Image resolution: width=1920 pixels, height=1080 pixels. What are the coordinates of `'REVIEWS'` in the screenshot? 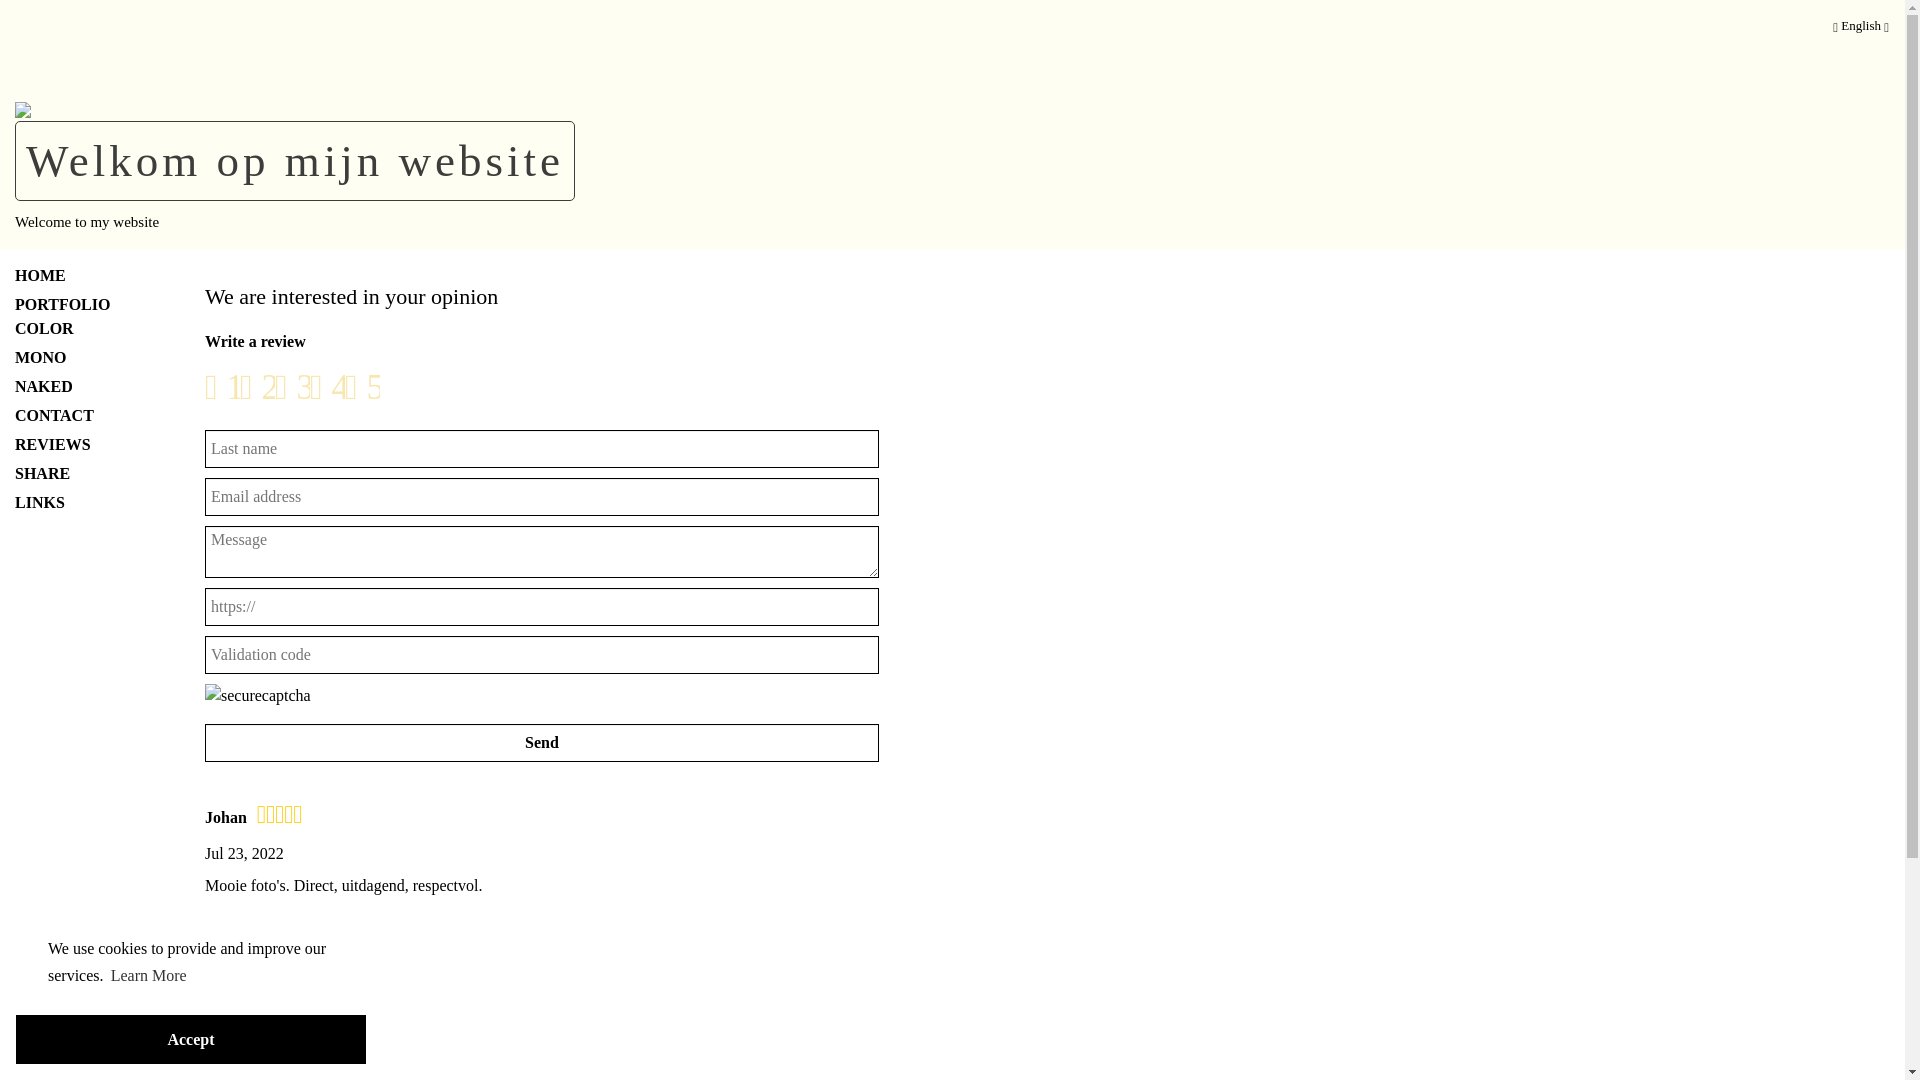 It's located at (80, 442).